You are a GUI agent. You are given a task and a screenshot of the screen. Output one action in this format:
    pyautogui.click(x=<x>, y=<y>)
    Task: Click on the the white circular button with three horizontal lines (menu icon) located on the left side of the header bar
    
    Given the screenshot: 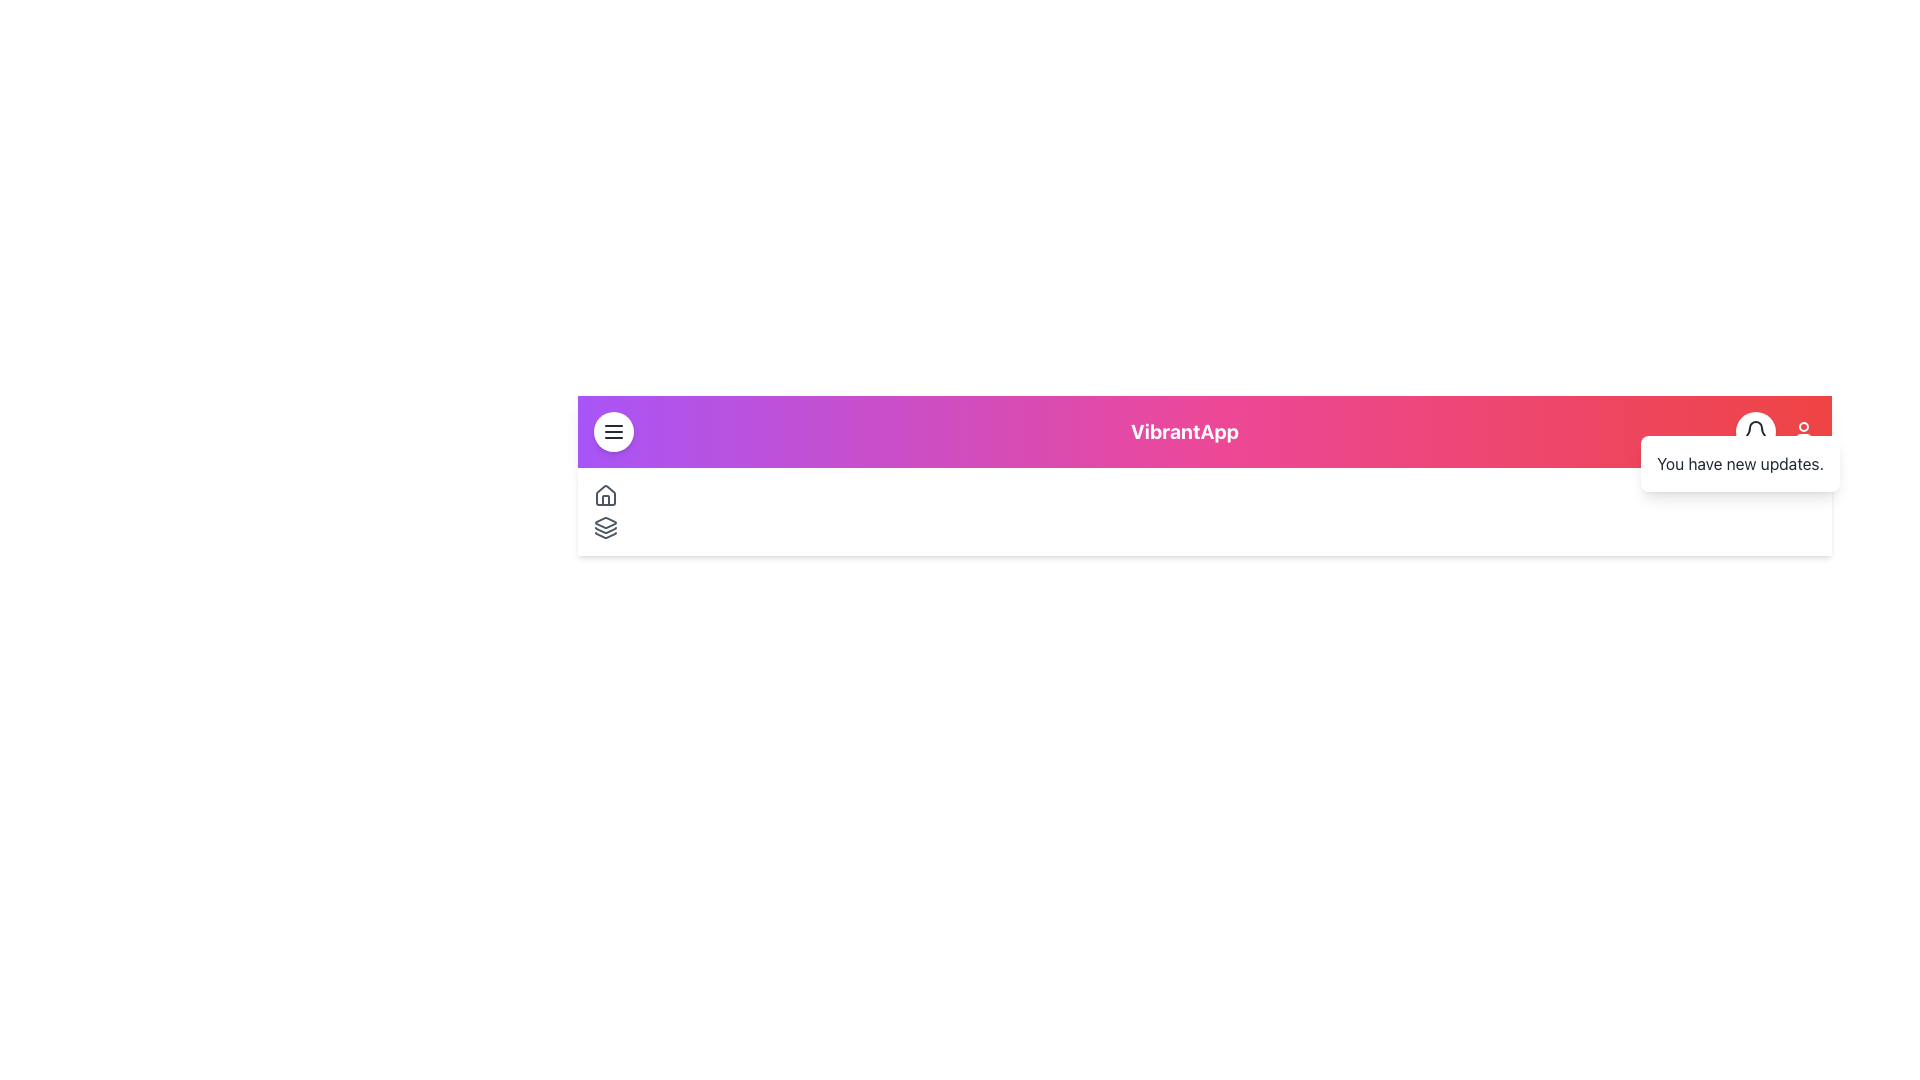 What is the action you would take?
    pyautogui.click(x=613, y=431)
    